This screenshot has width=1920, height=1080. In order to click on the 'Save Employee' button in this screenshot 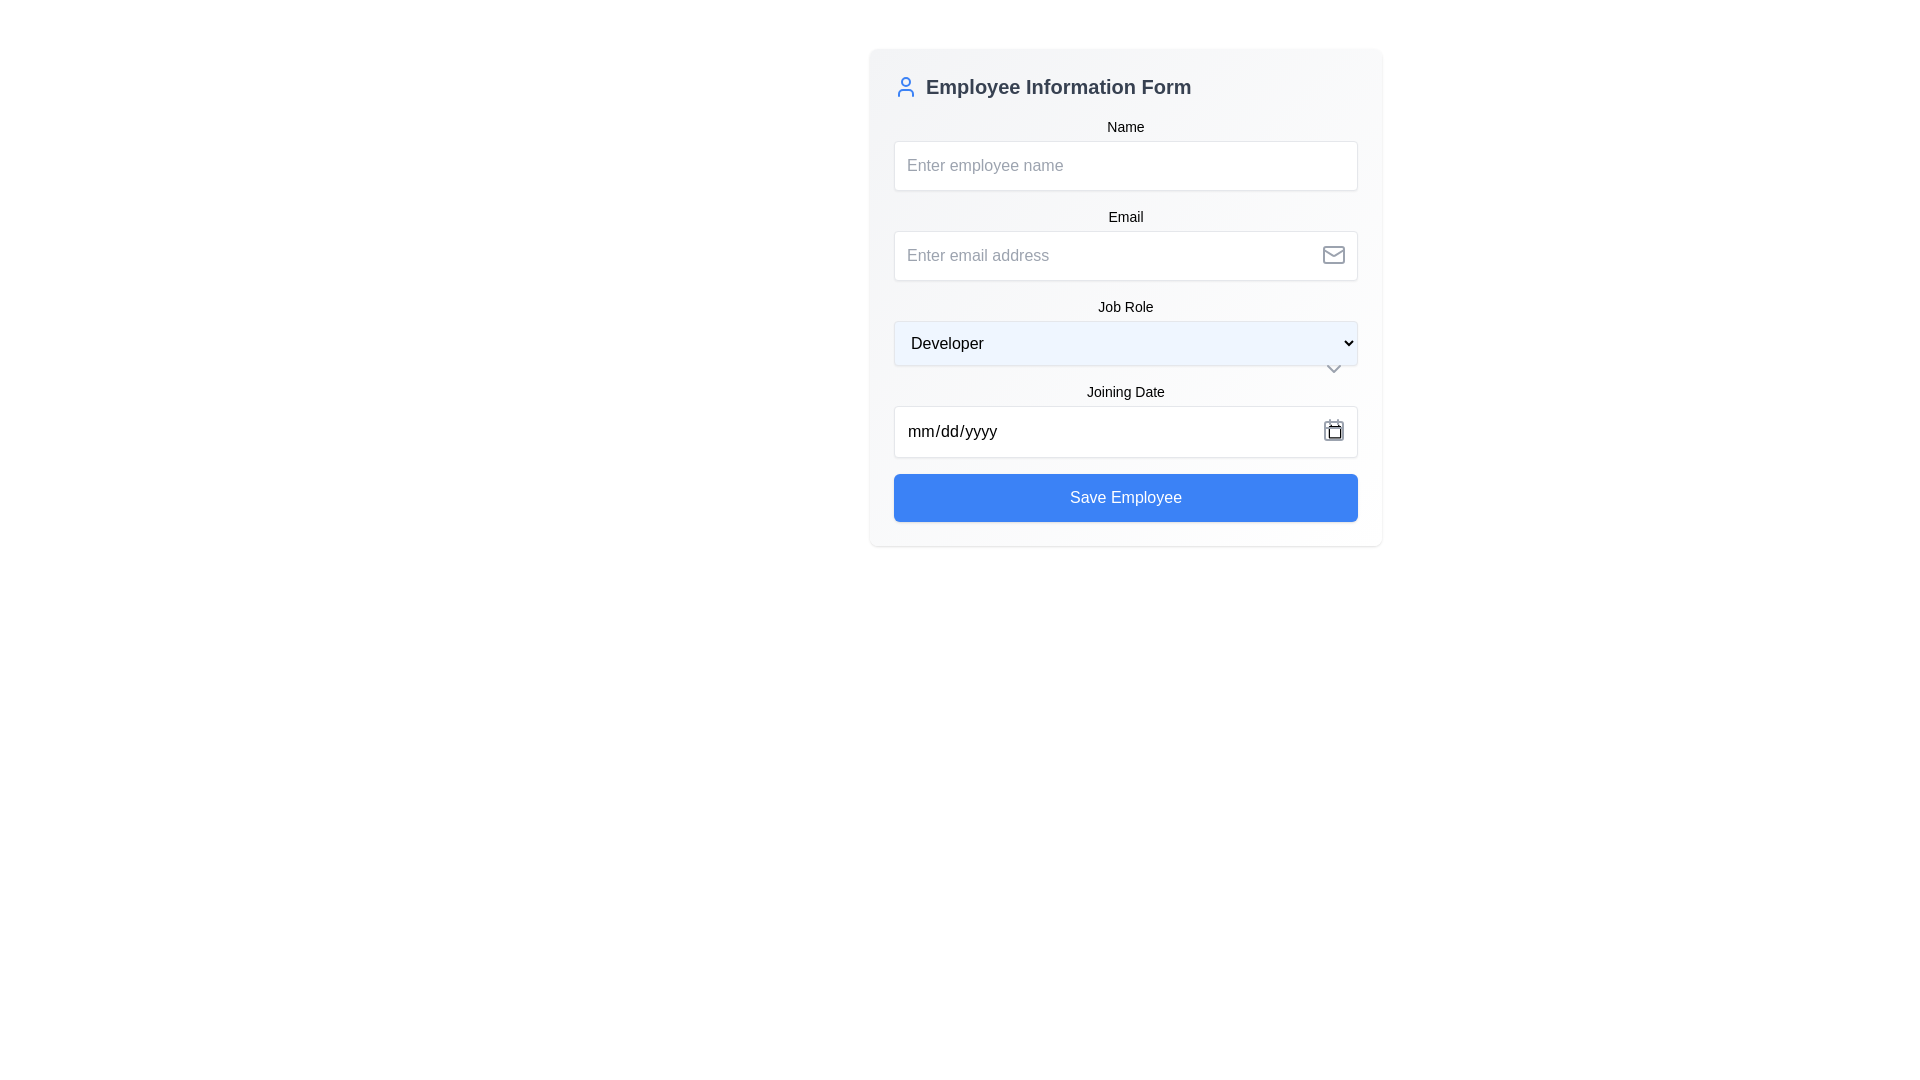, I will do `click(1126, 496)`.